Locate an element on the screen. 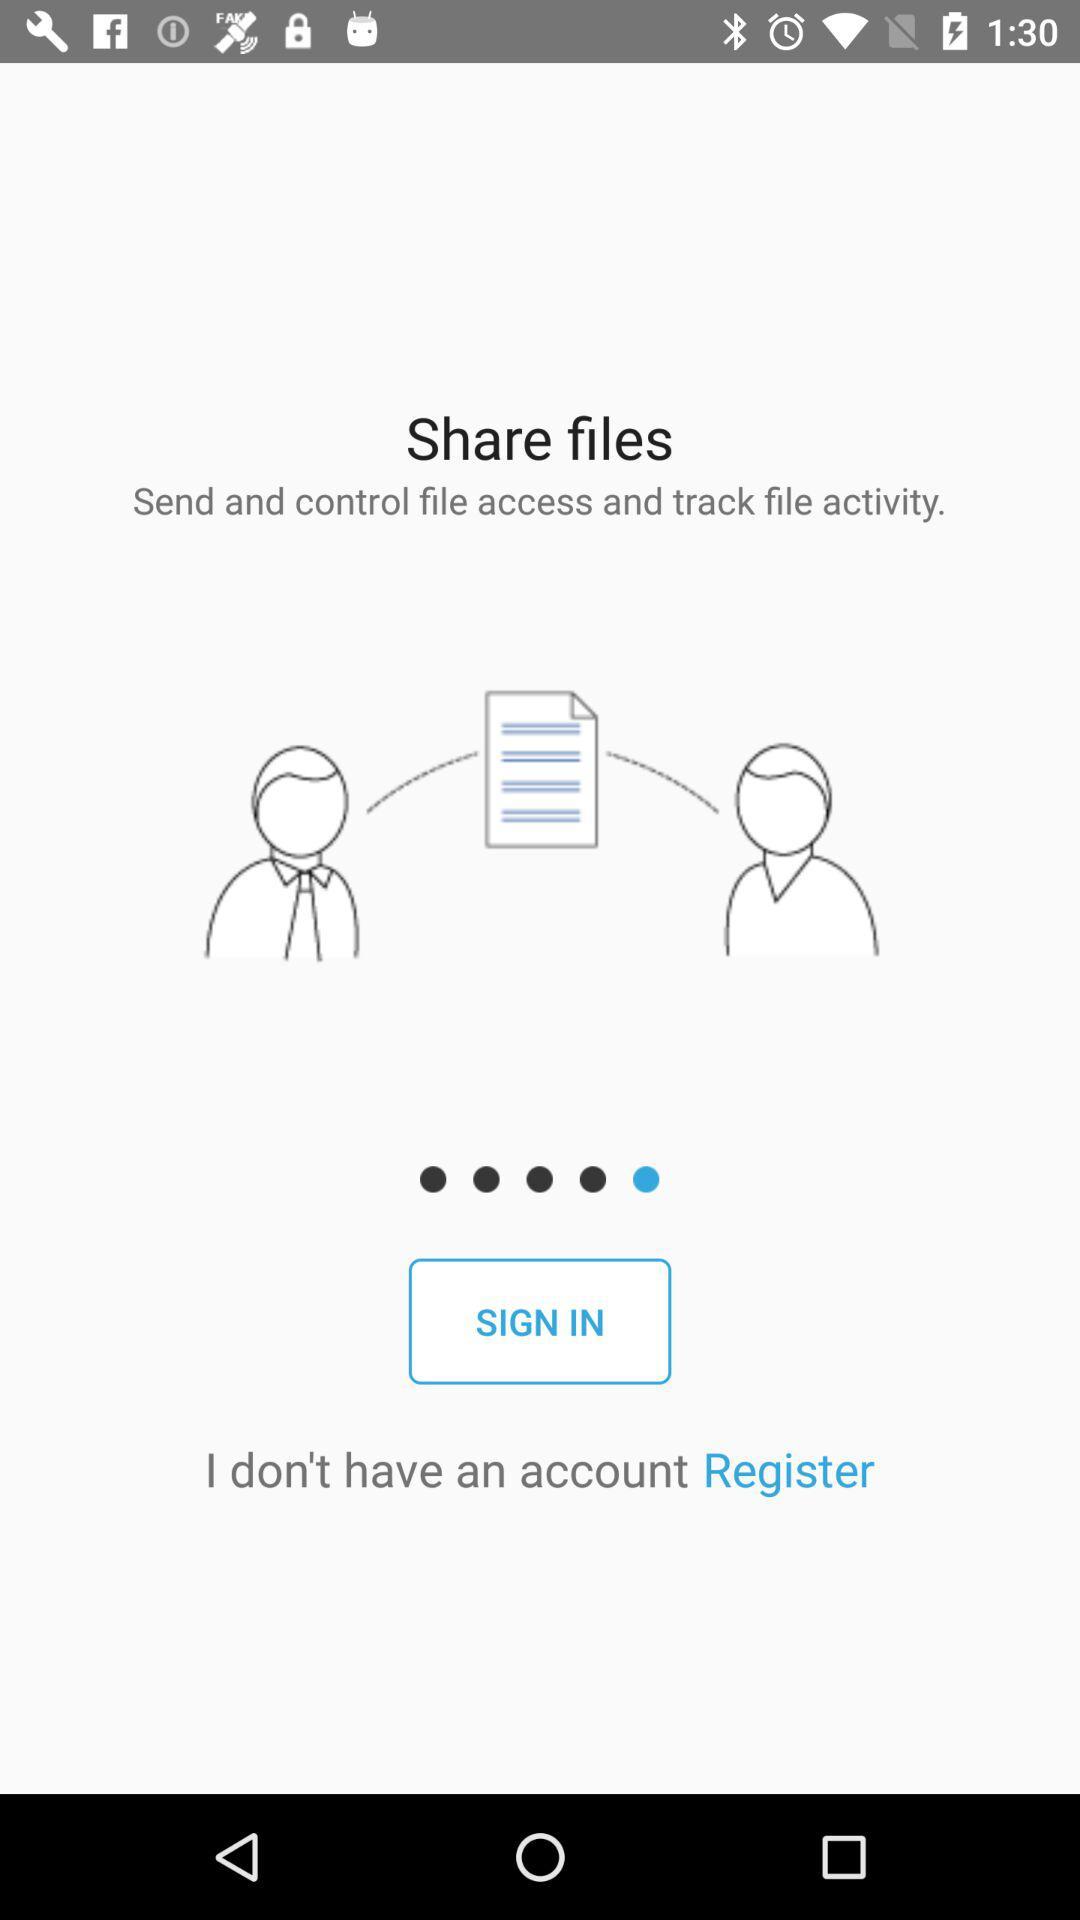  the sign in button is located at coordinates (540, 1321).